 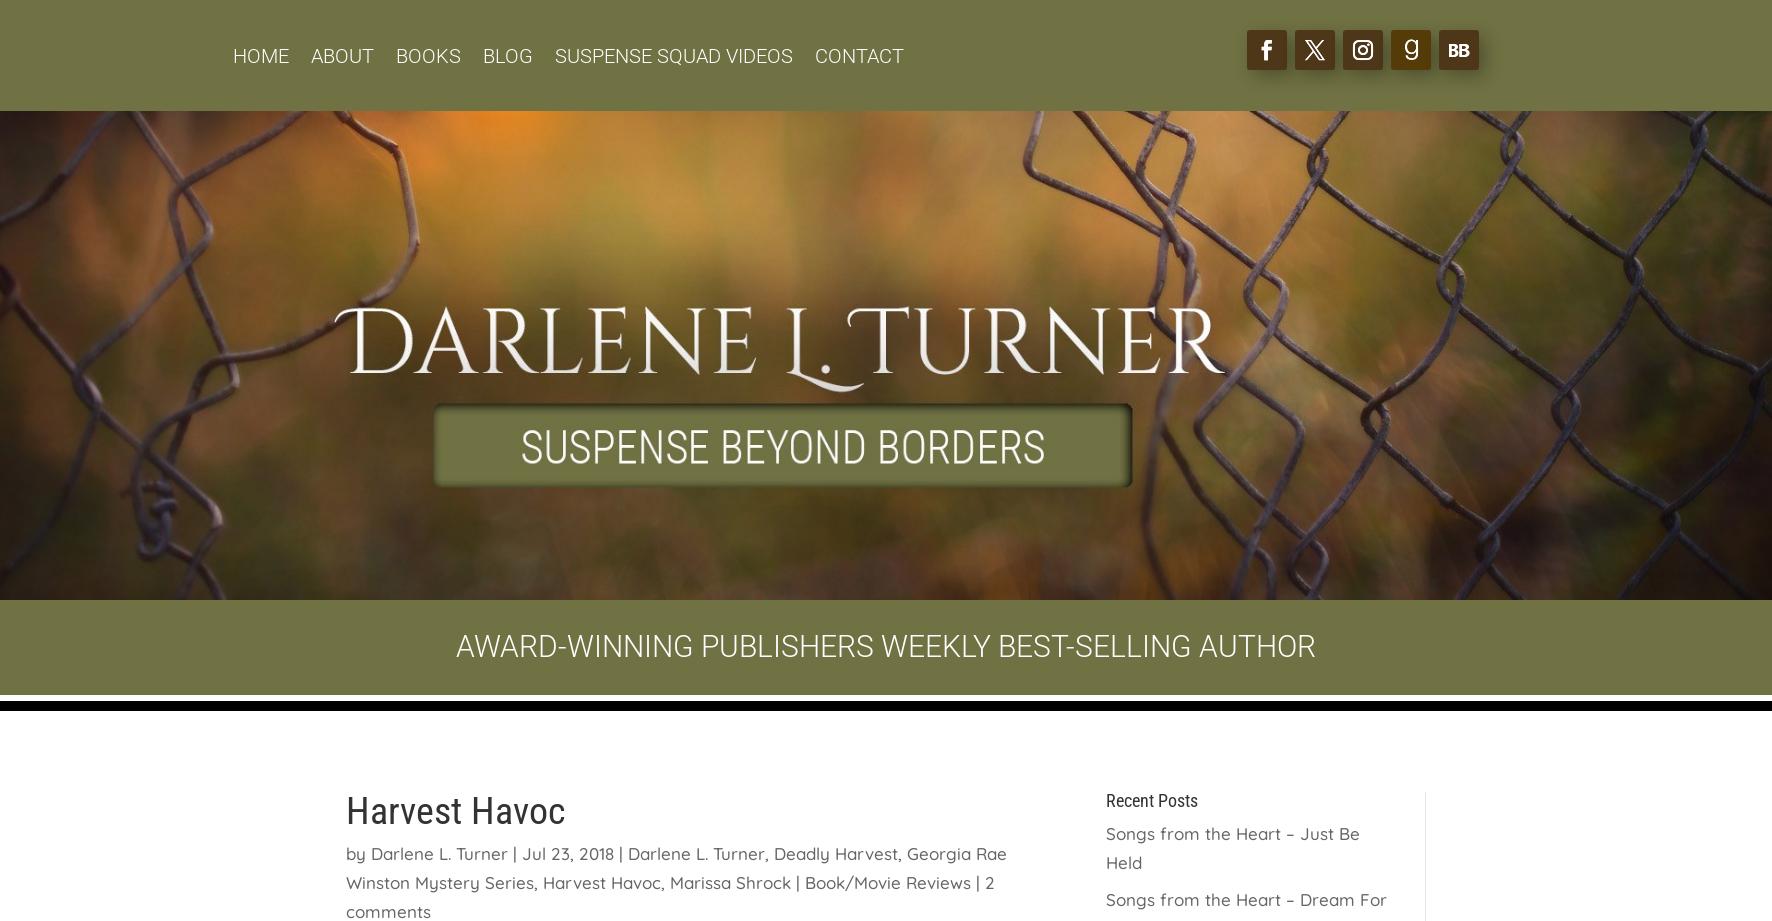 What do you see at coordinates (886, 880) in the screenshot?
I see `'Book/Movie Reviews'` at bounding box center [886, 880].